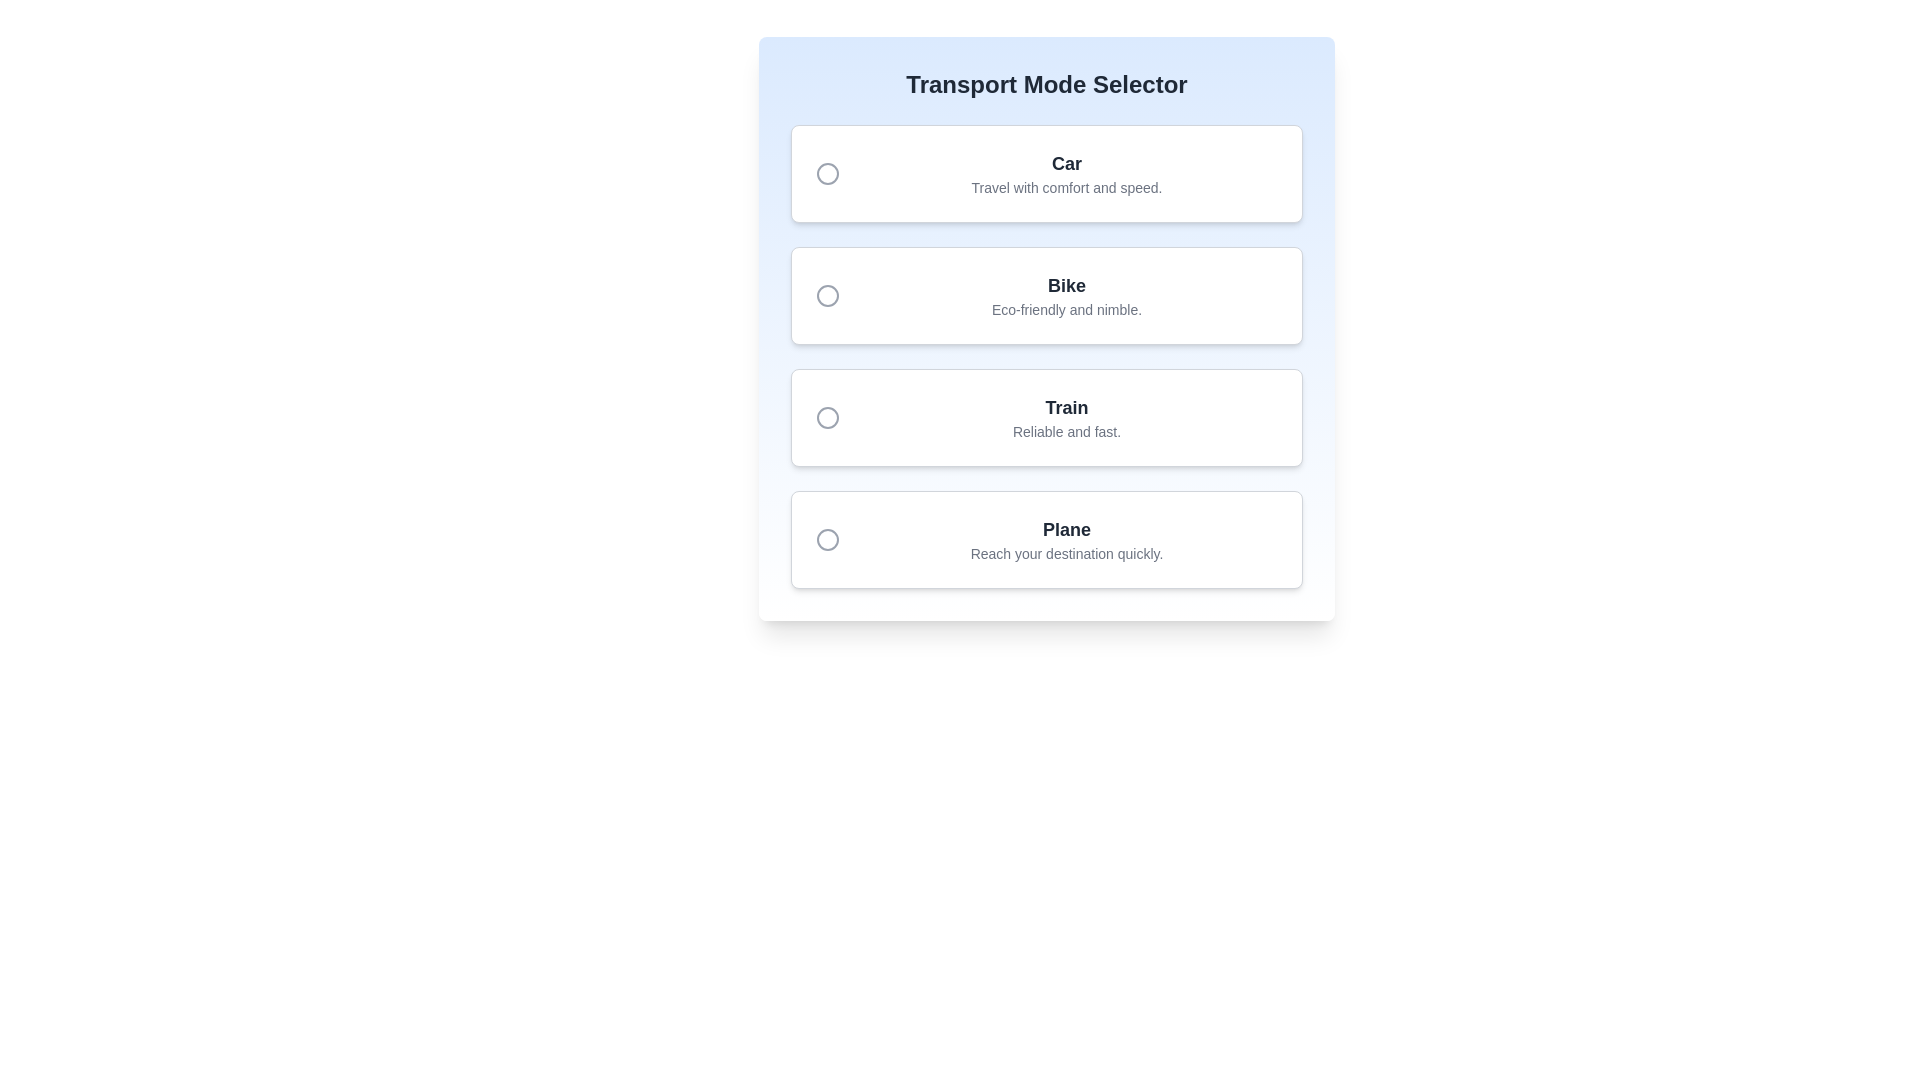 Image resolution: width=1920 pixels, height=1080 pixels. Describe the element at coordinates (1065, 407) in the screenshot. I see `the text label that identifies the transport option as 'Train' in the Transport Mode Selector interface` at that location.